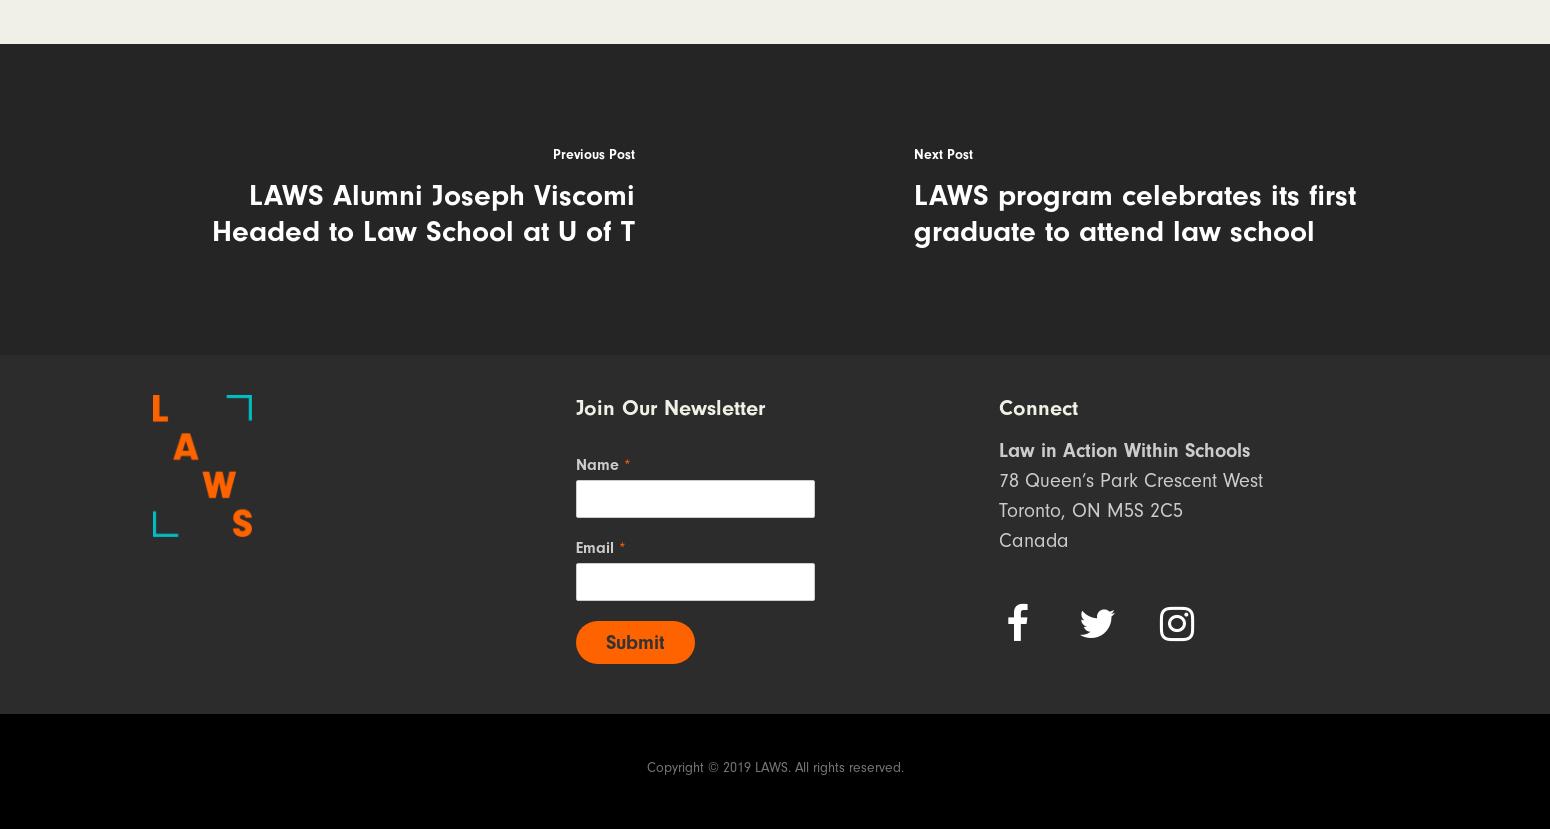 This screenshot has width=1550, height=829. Describe the element at coordinates (1038, 408) in the screenshot. I see `'Connect'` at that location.